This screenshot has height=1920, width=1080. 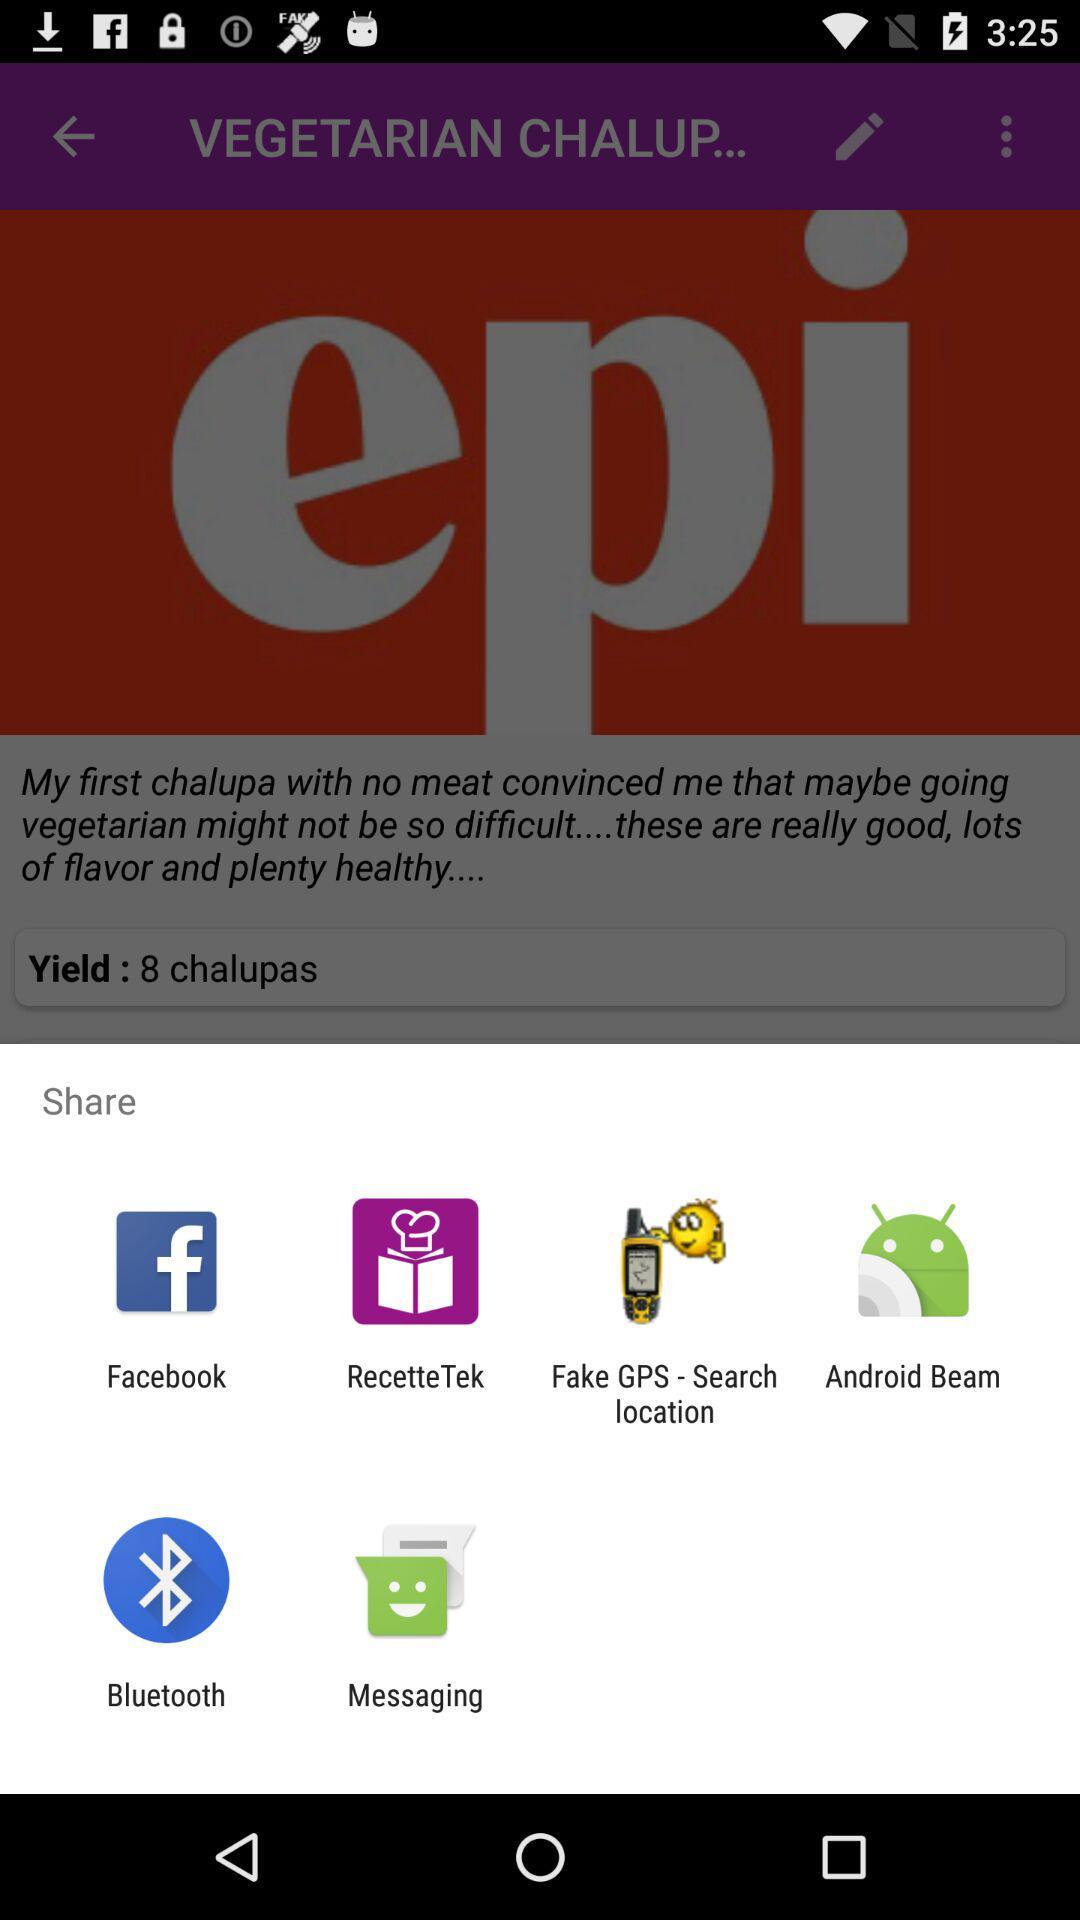 What do you see at coordinates (414, 1711) in the screenshot?
I see `the app to the right of bluetooth item` at bounding box center [414, 1711].